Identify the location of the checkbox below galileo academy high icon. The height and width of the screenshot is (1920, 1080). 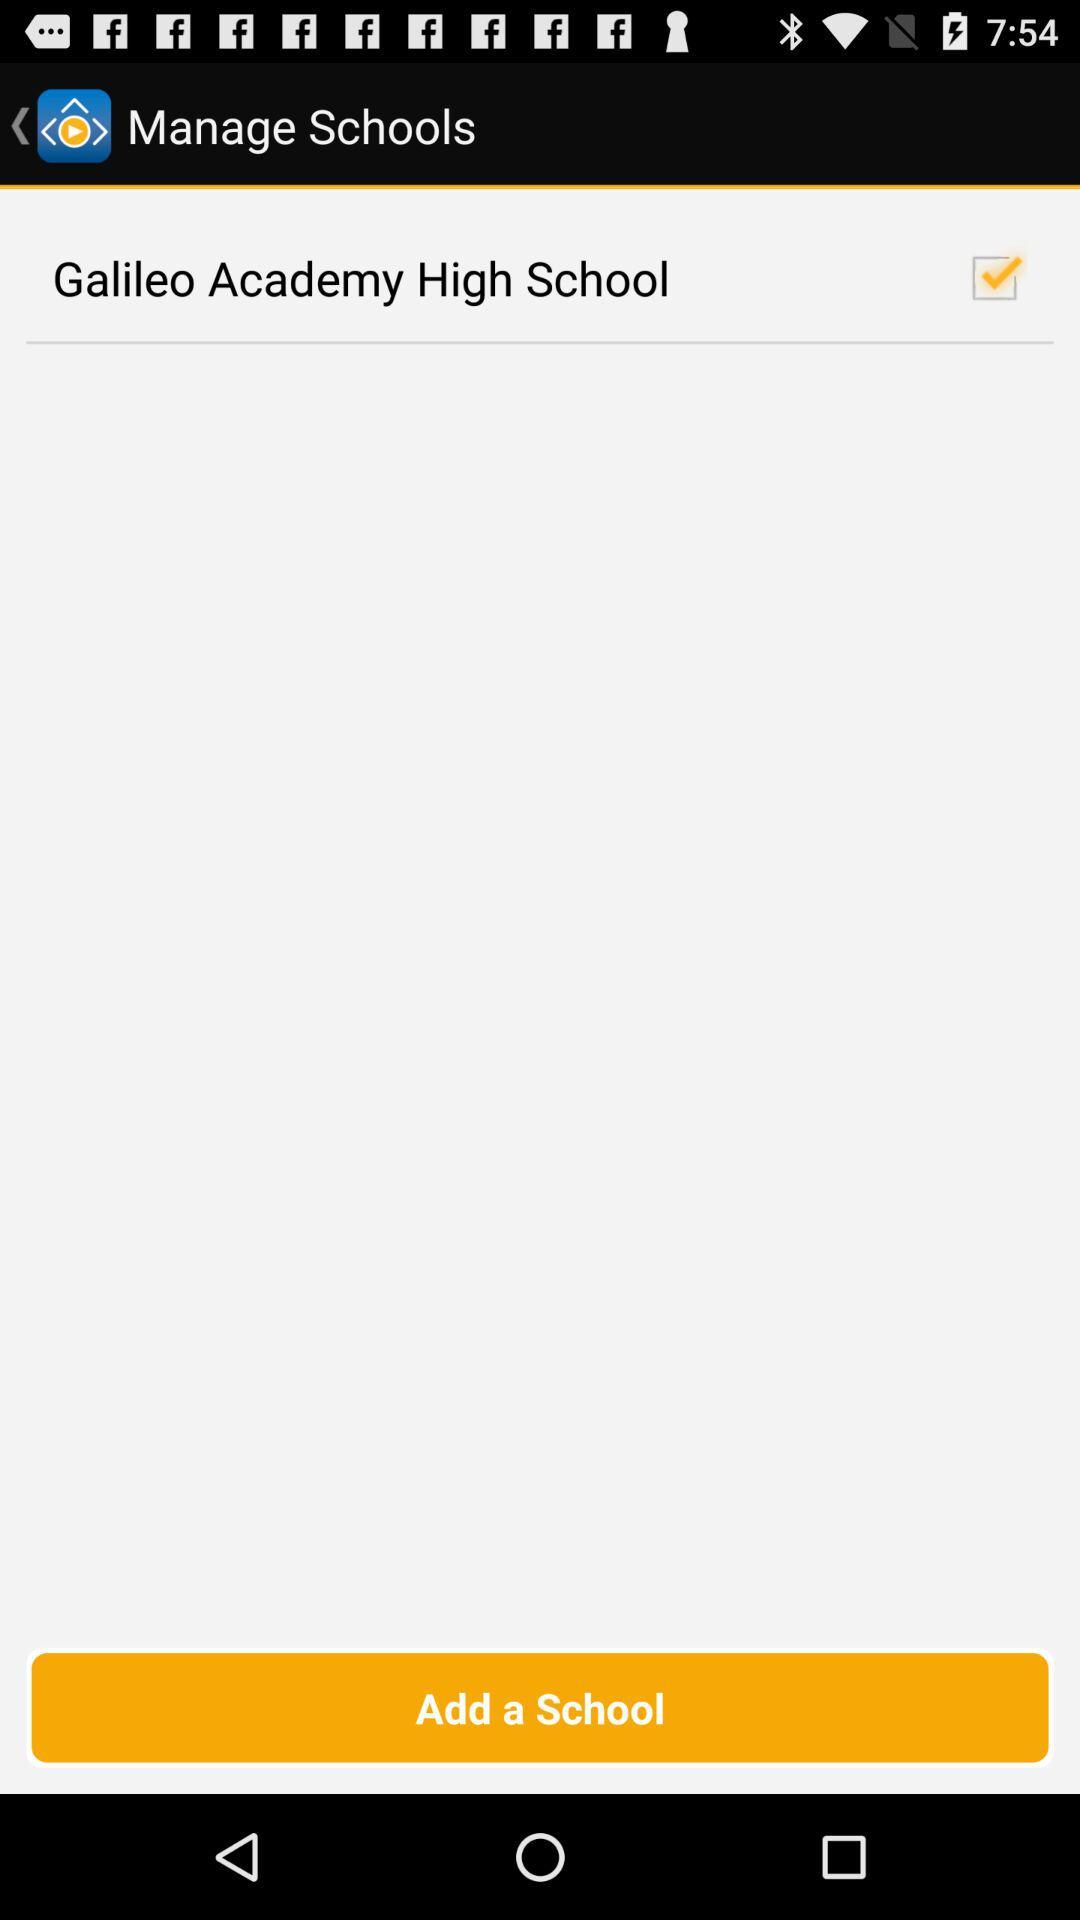
(540, 1706).